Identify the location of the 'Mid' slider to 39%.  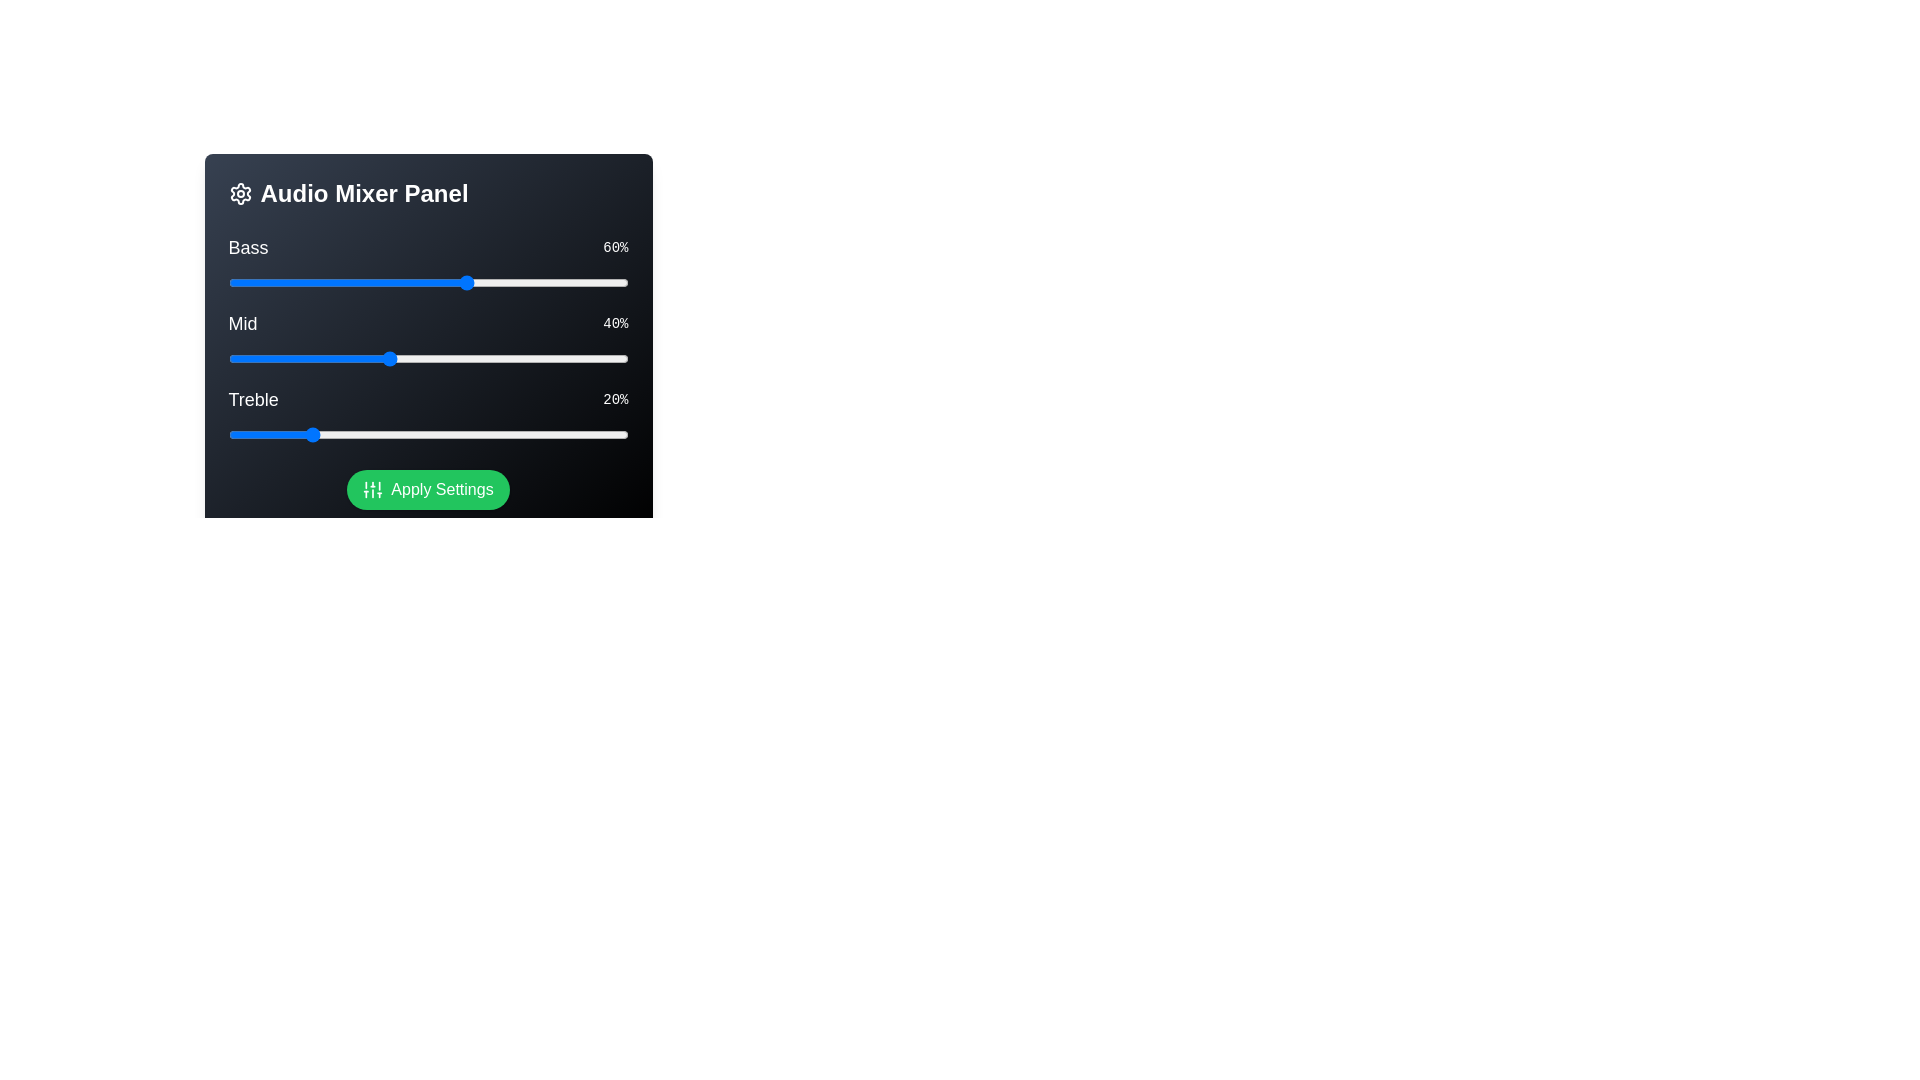
(384, 357).